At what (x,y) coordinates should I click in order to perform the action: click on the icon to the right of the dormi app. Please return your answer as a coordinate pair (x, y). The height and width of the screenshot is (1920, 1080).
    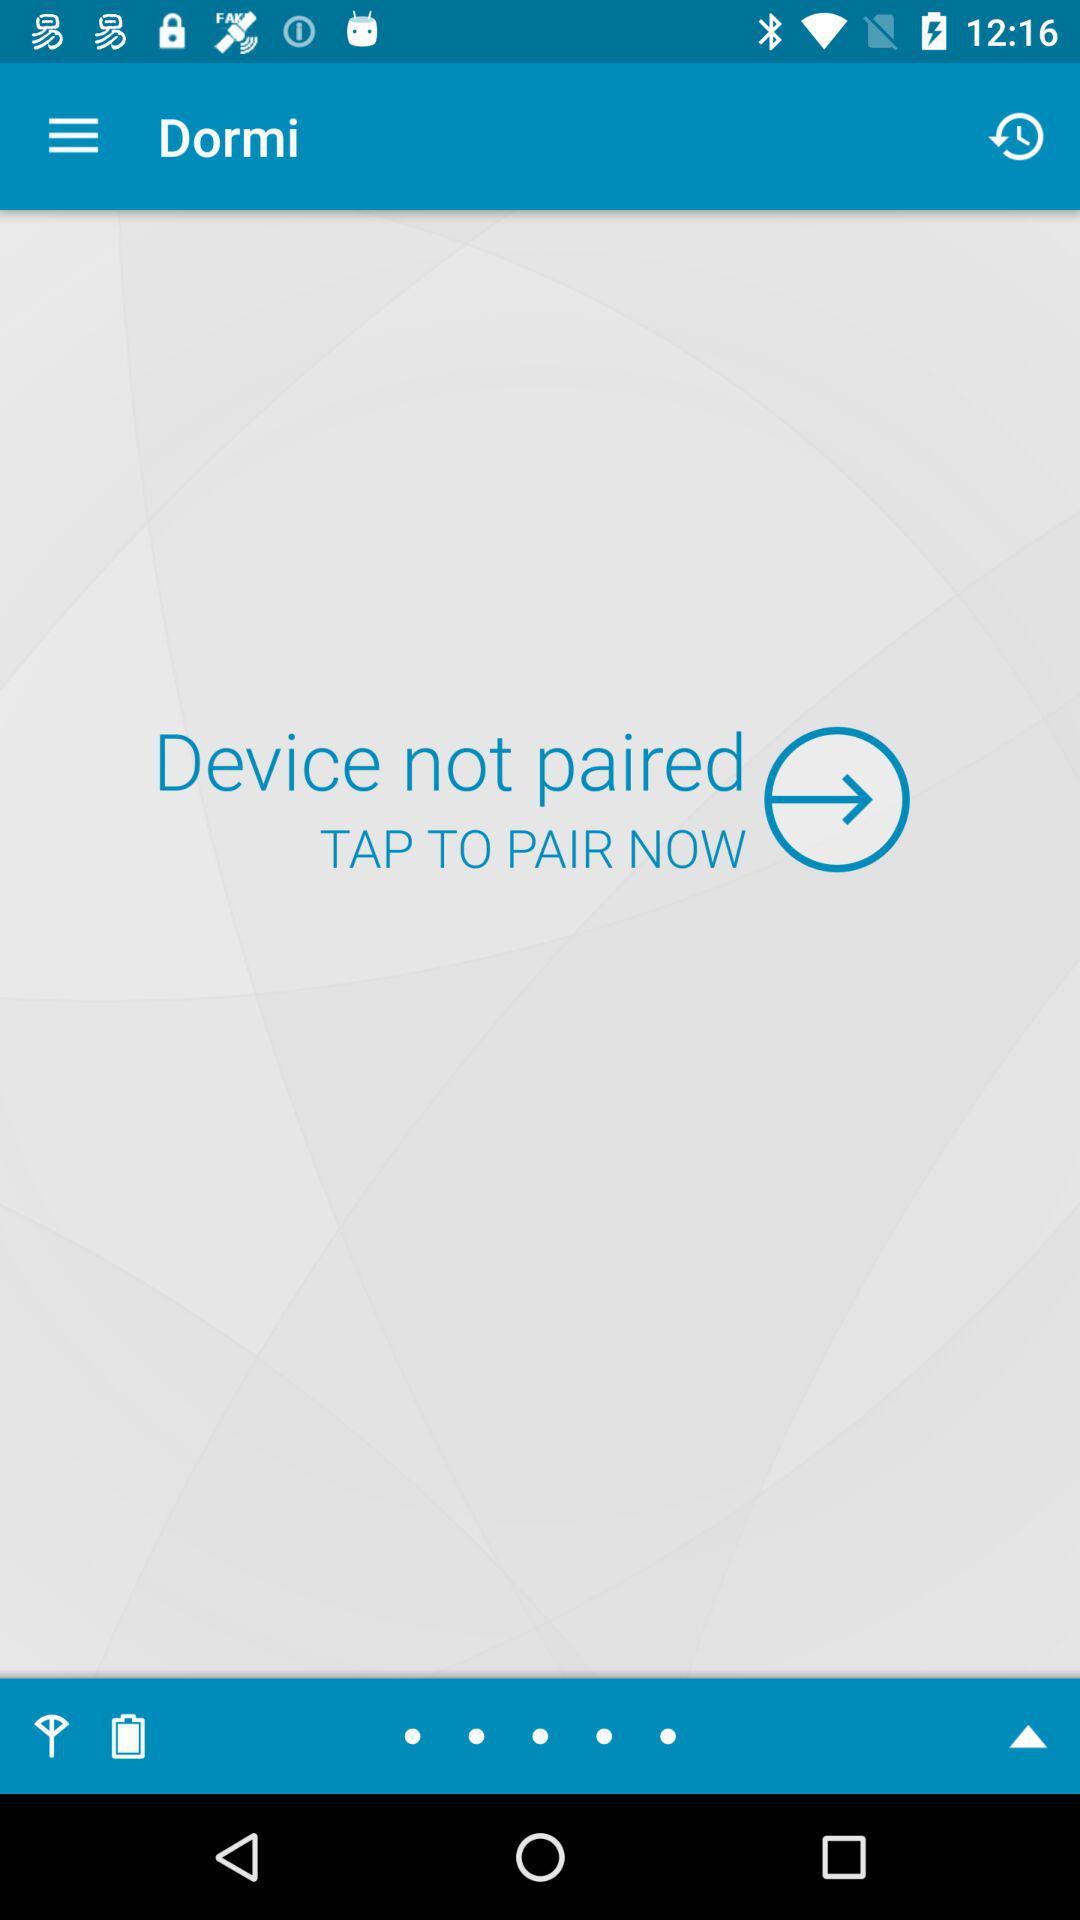
    Looking at the image, I should click on (1017, 135).